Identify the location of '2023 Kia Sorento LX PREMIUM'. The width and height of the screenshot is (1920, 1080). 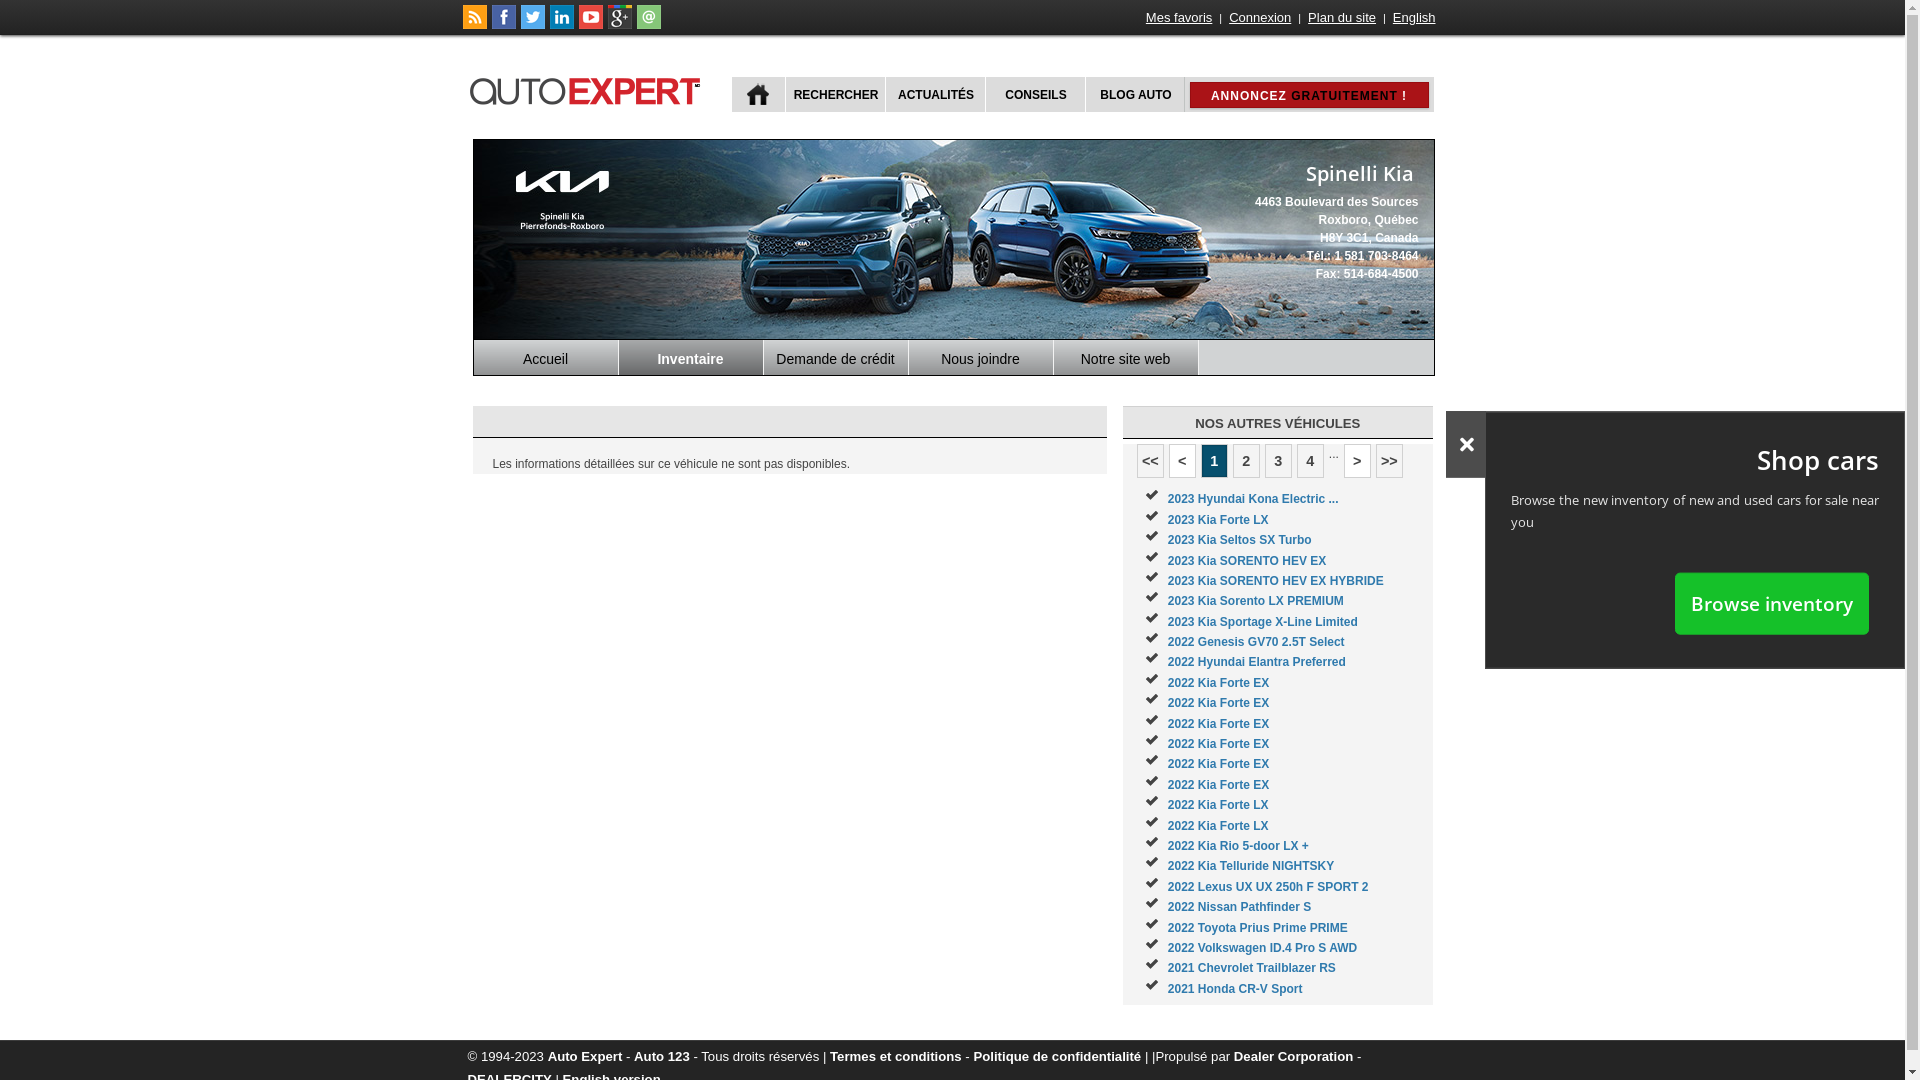
(1167, 600).